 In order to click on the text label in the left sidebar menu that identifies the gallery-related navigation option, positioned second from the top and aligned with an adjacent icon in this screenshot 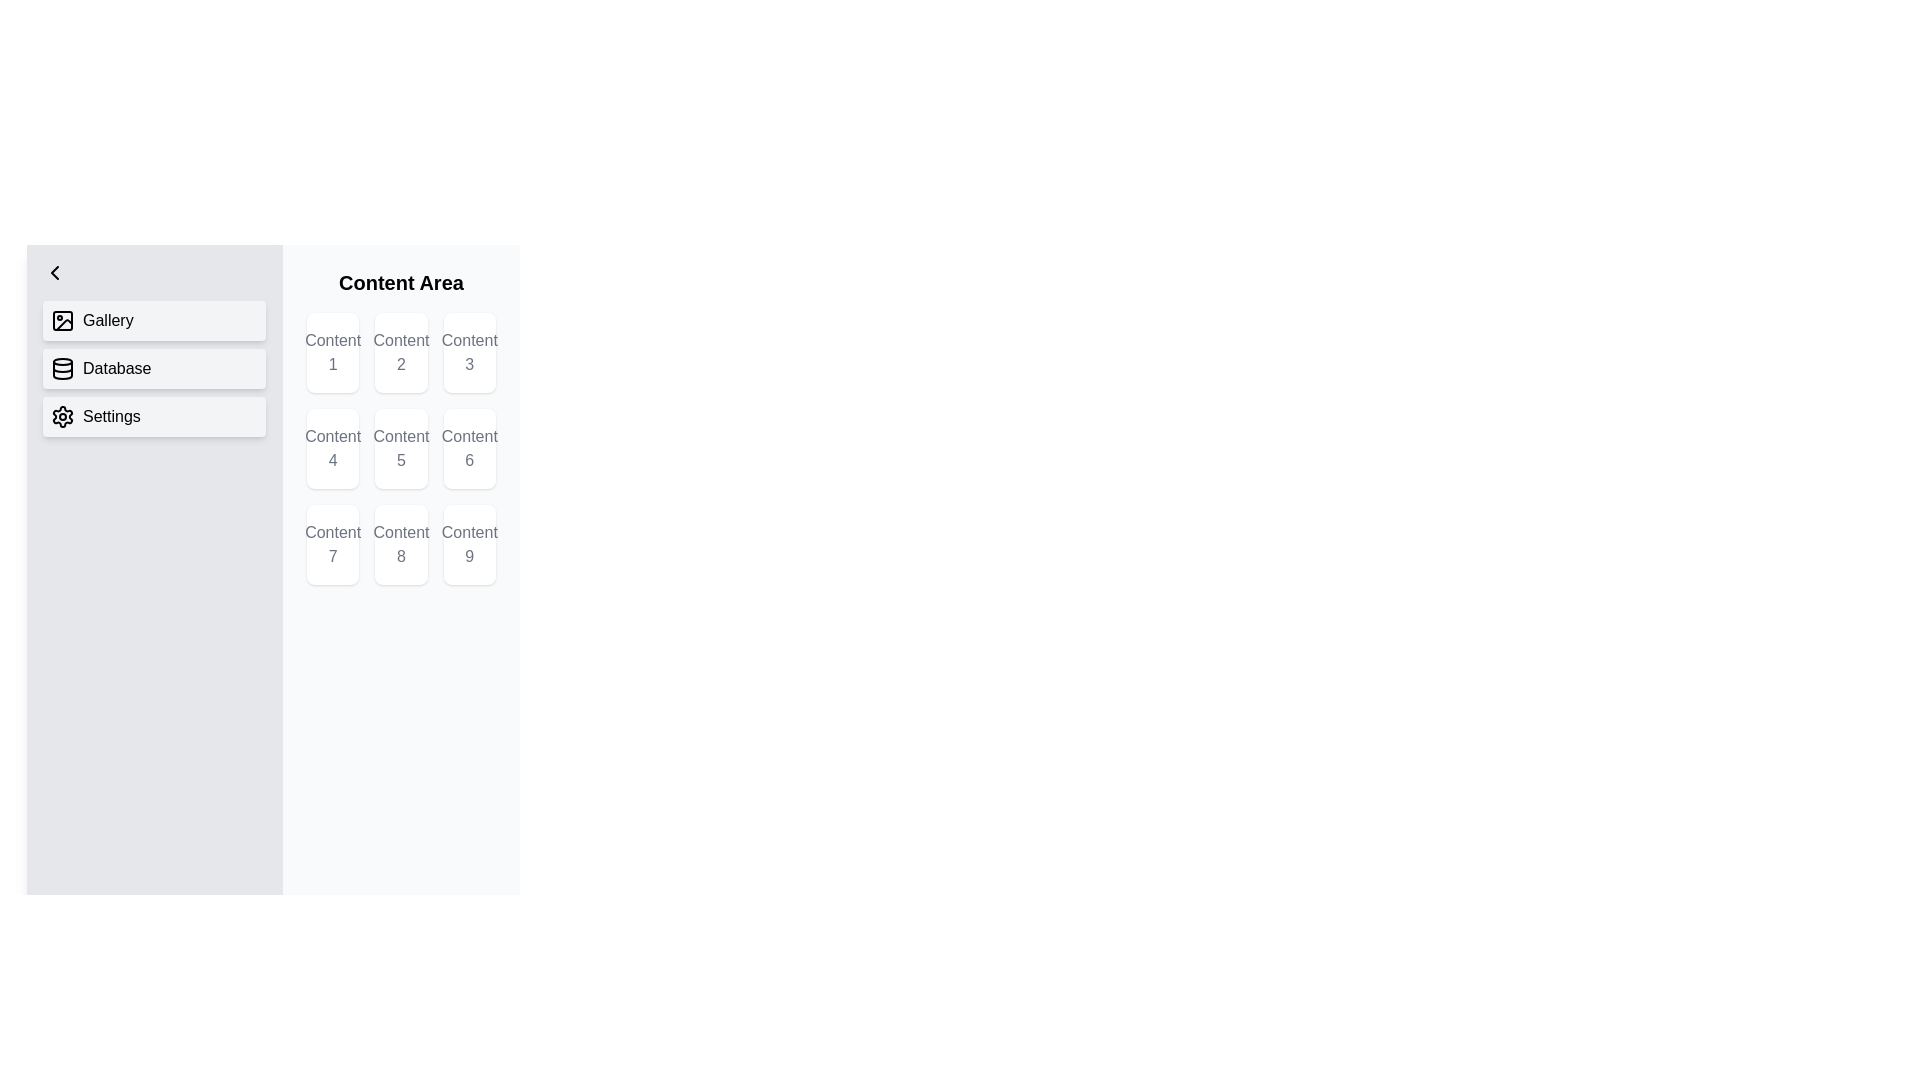, I will do `click(107, 319)`.